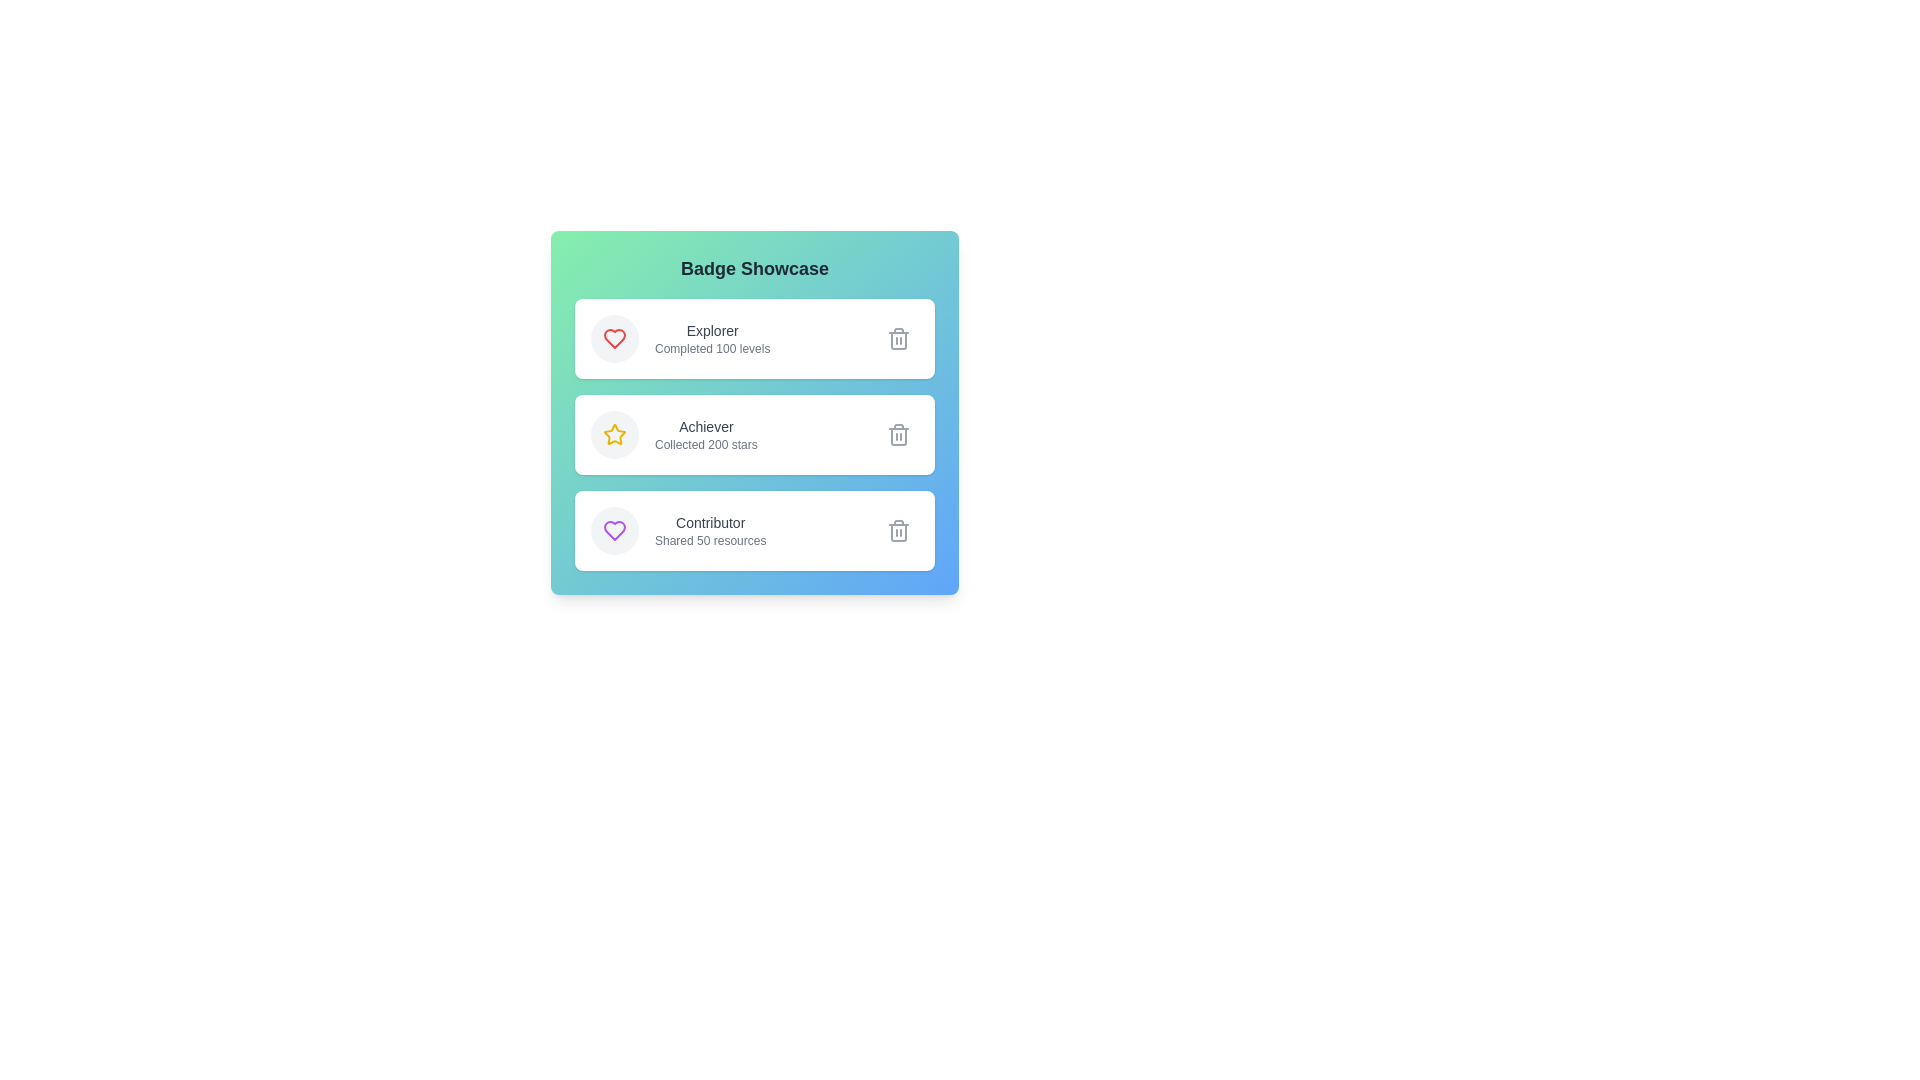 Image resolution: width=1920 pixels, height=1080 pixels. What do you see at coordinates (753, 268) in the screenshot?
I see `the title of the badge list component to understand its purpose` at bounding box center [753, 268].